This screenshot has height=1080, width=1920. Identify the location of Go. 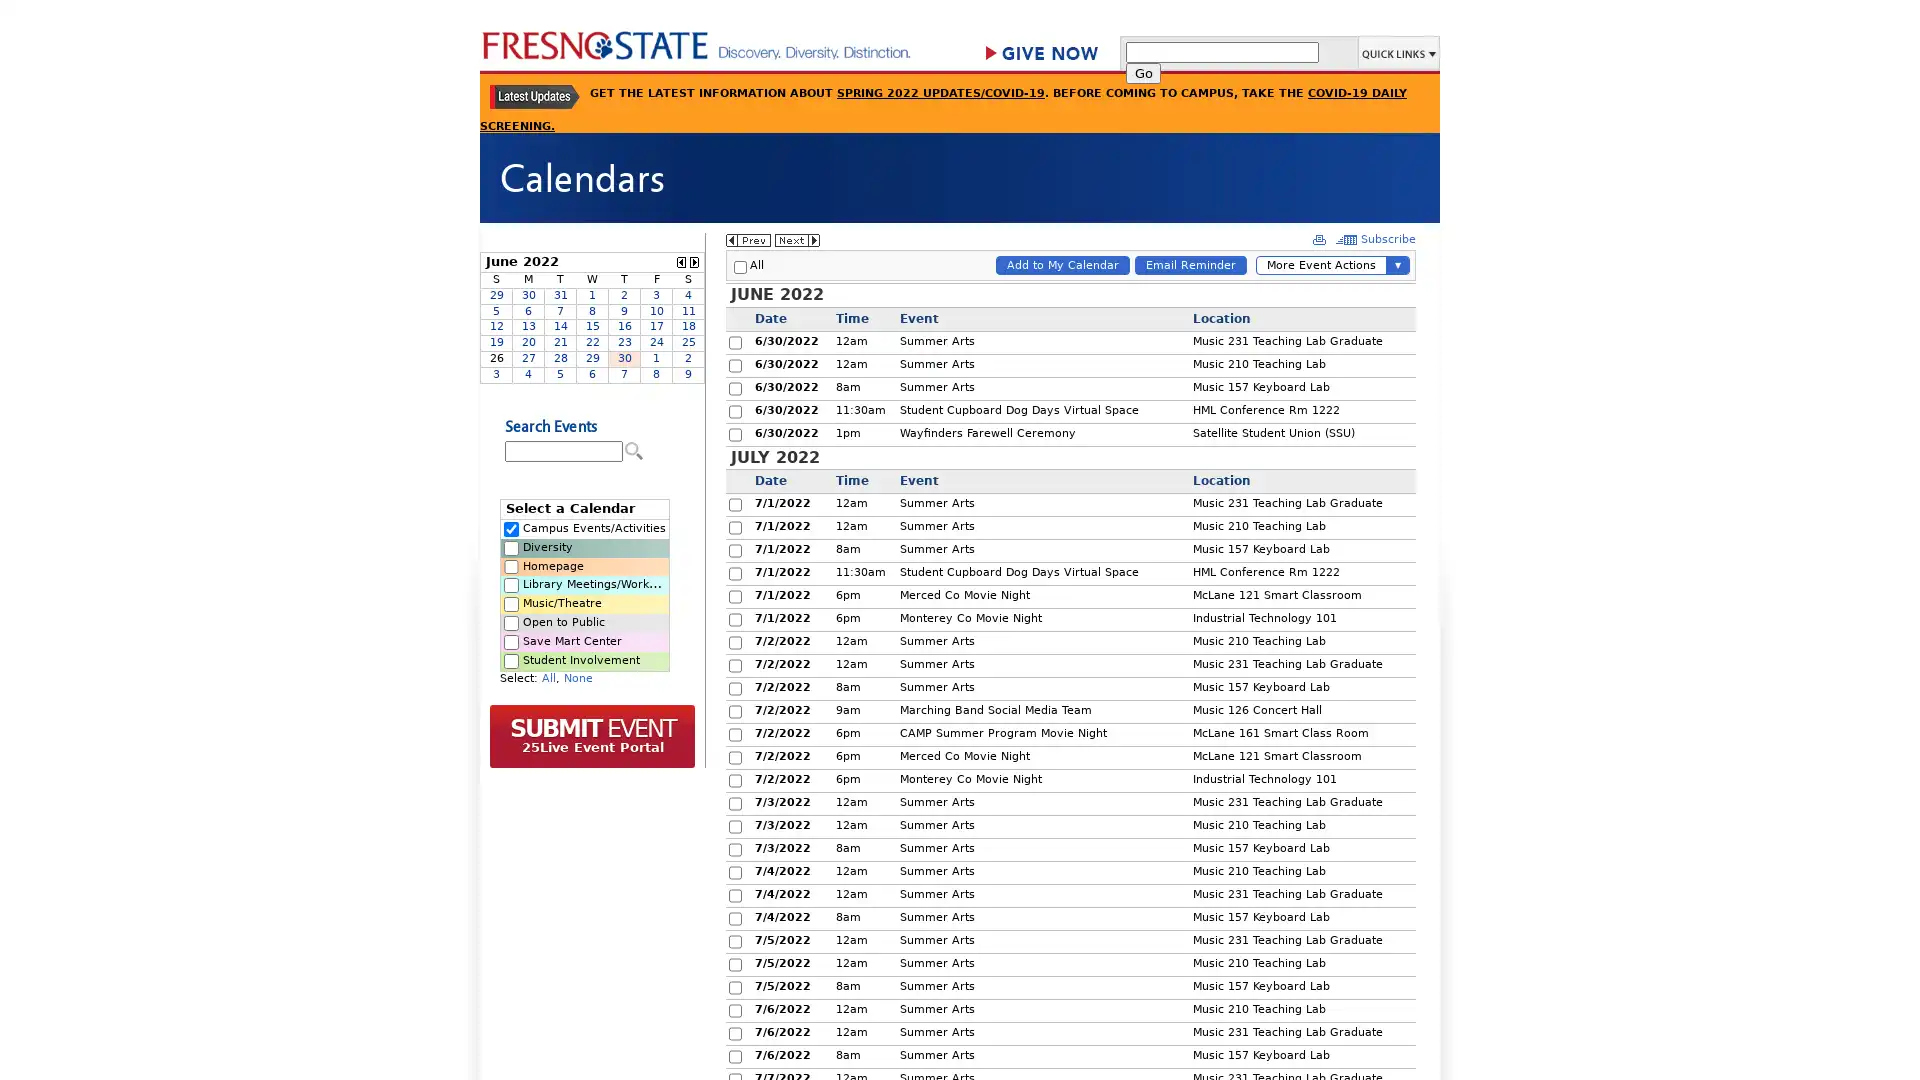
(1143, 72).